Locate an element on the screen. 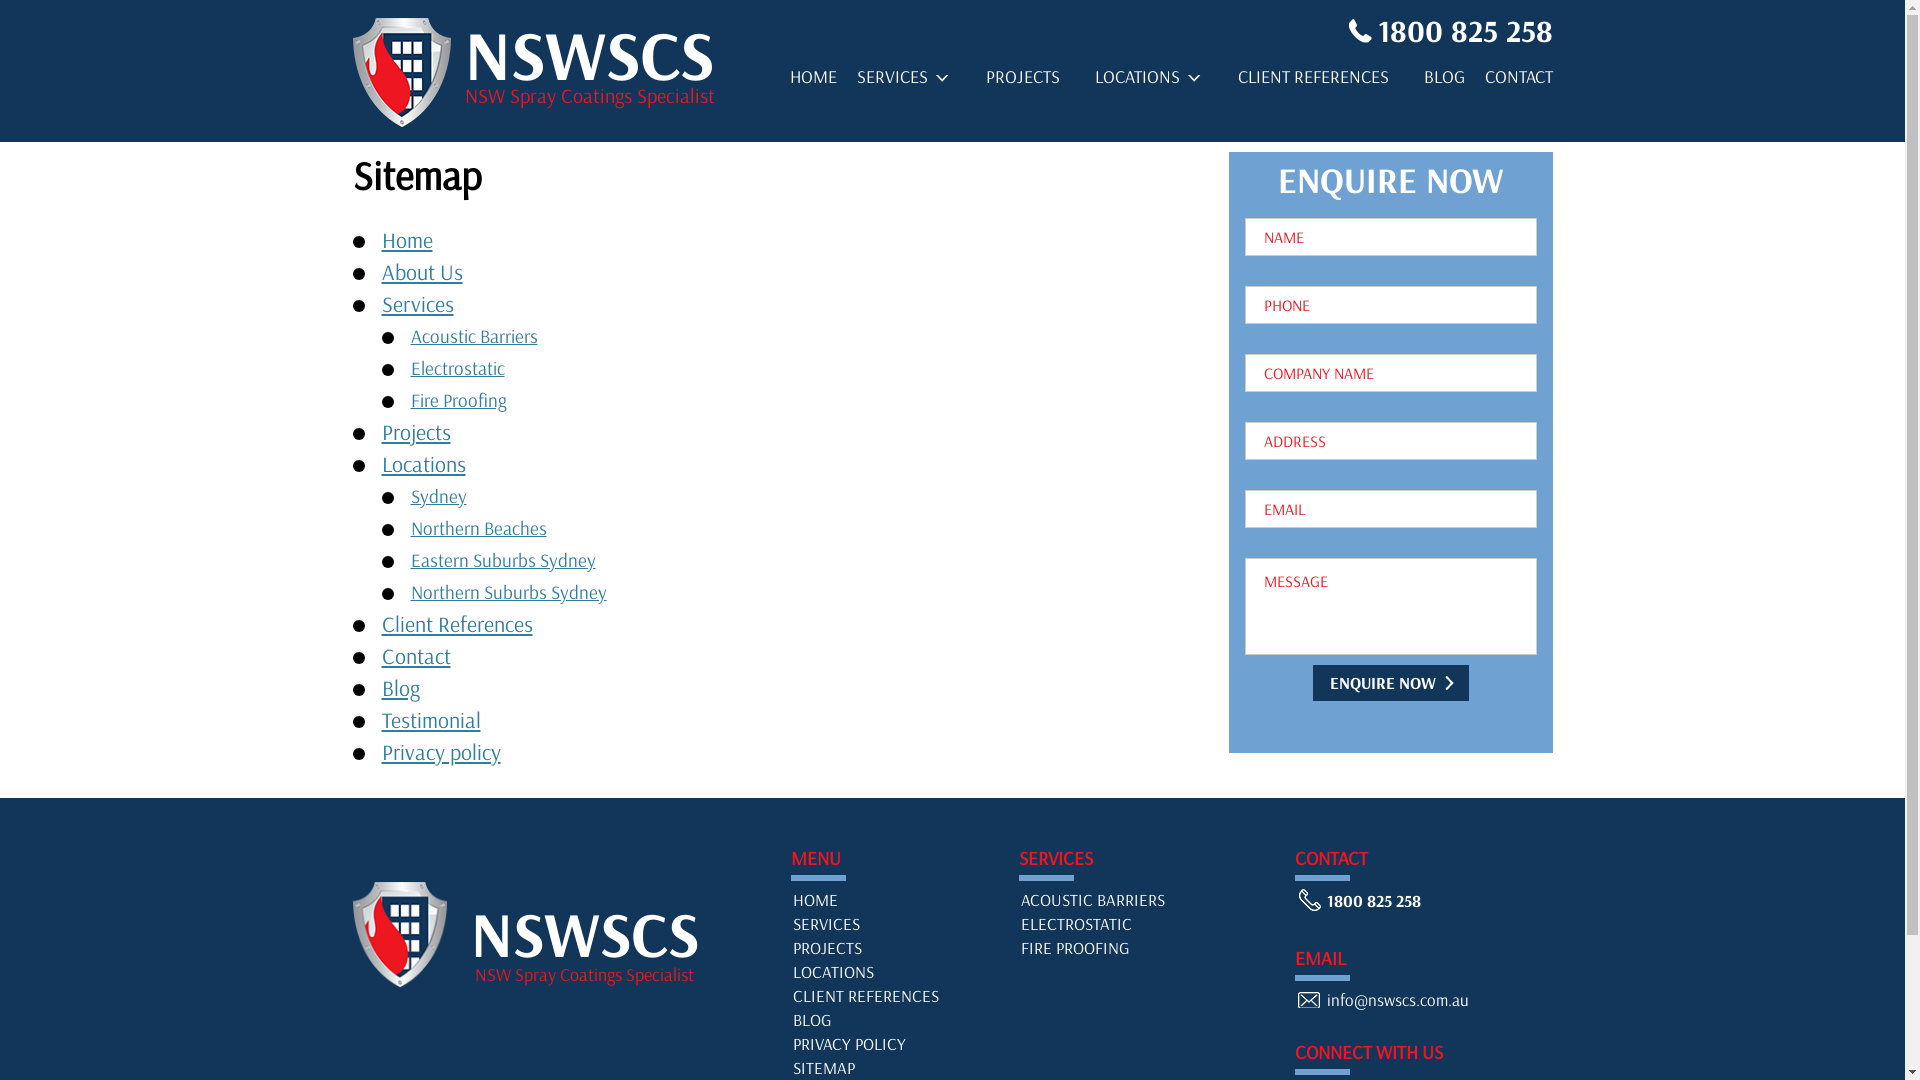  'PROJECTS' is located at coordinates (791, 946).